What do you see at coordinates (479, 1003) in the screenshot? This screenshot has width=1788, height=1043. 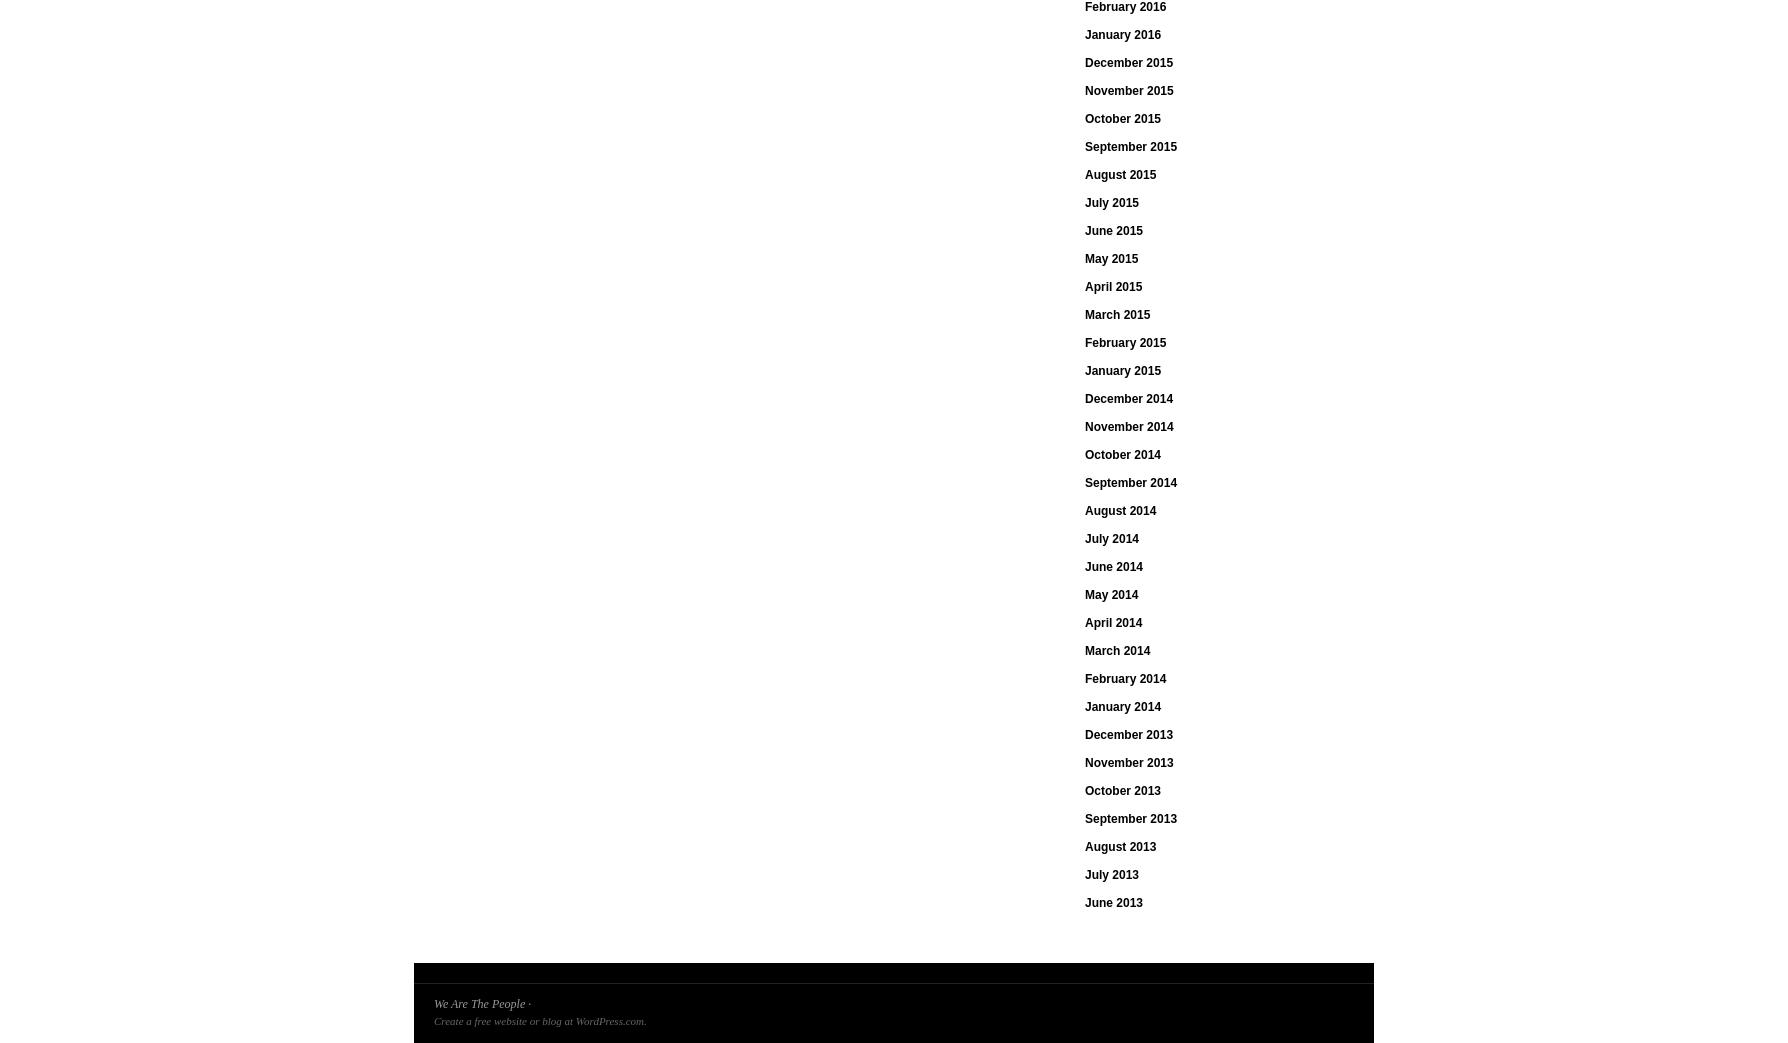 I see `'We Are The People'` at bounding box center [479, 1003].